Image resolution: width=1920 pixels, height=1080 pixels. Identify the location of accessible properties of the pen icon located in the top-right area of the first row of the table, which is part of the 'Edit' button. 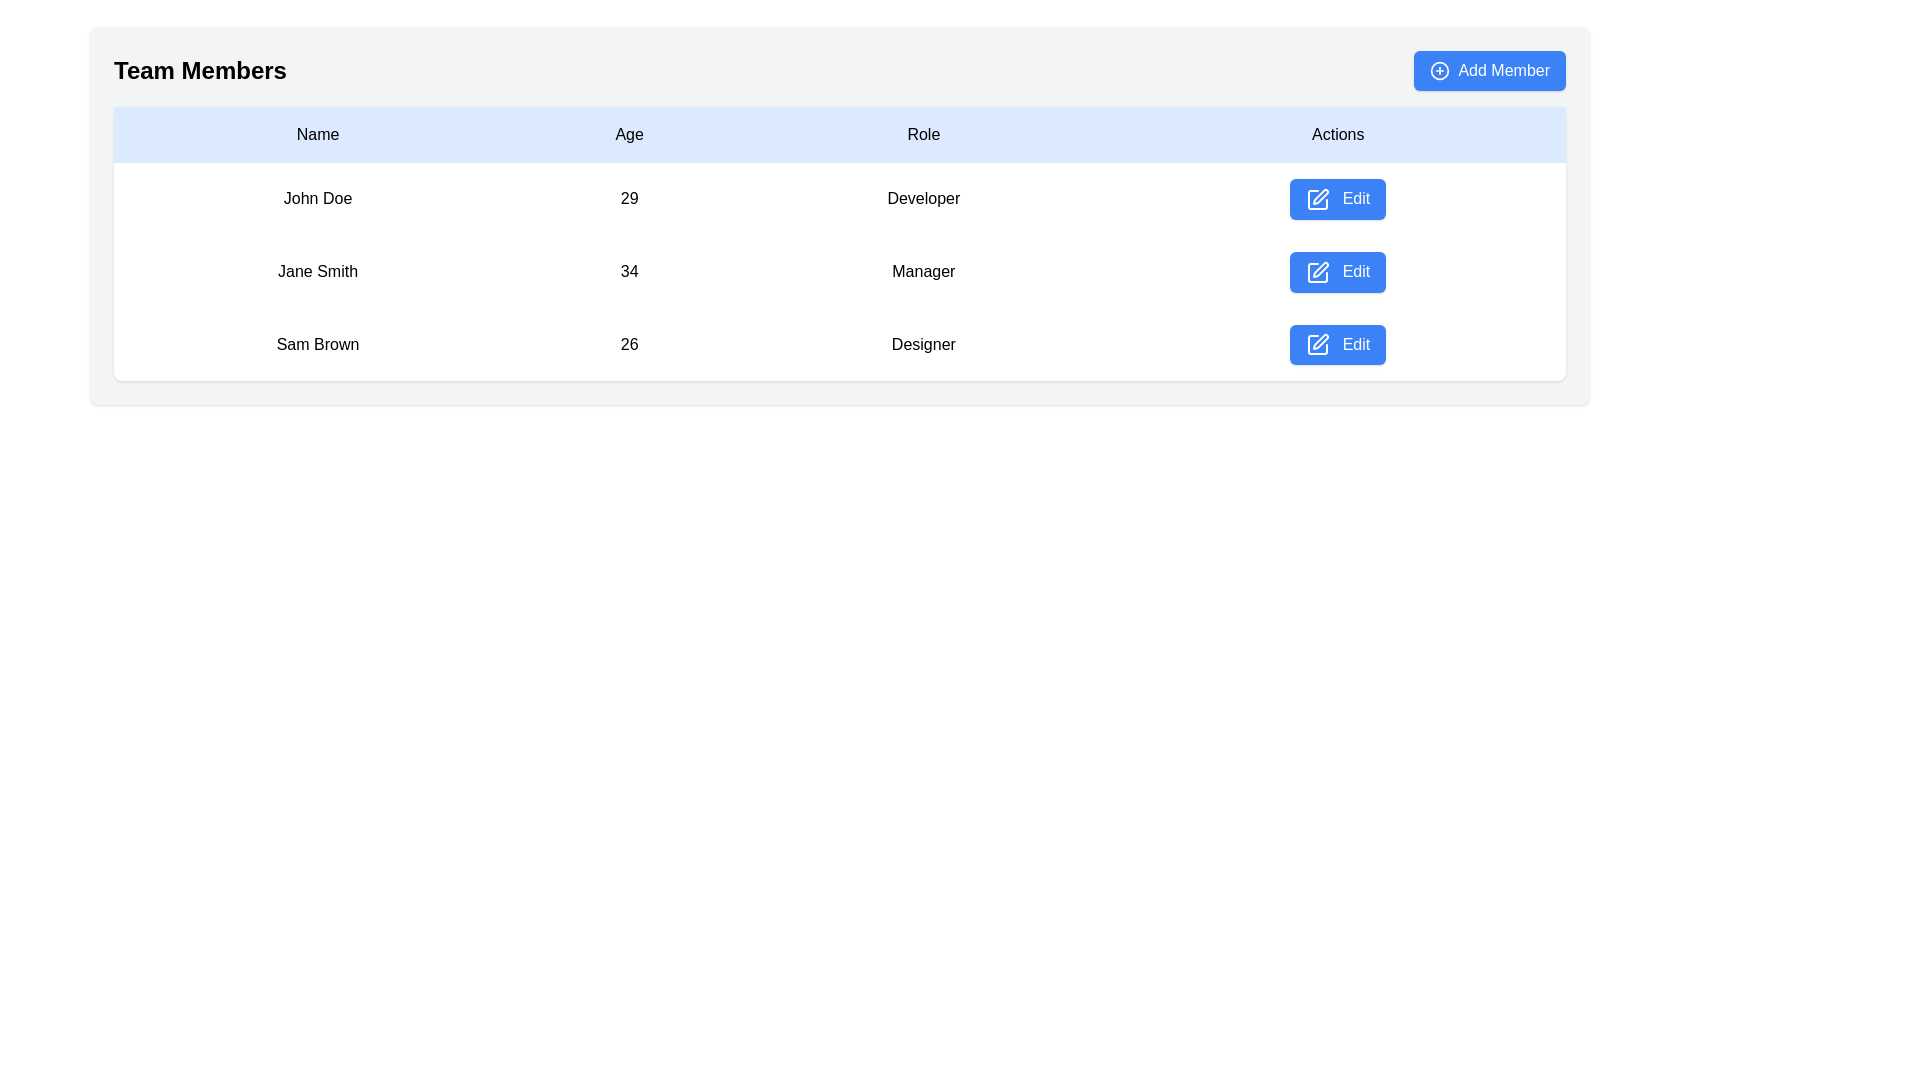
(1320, 196).